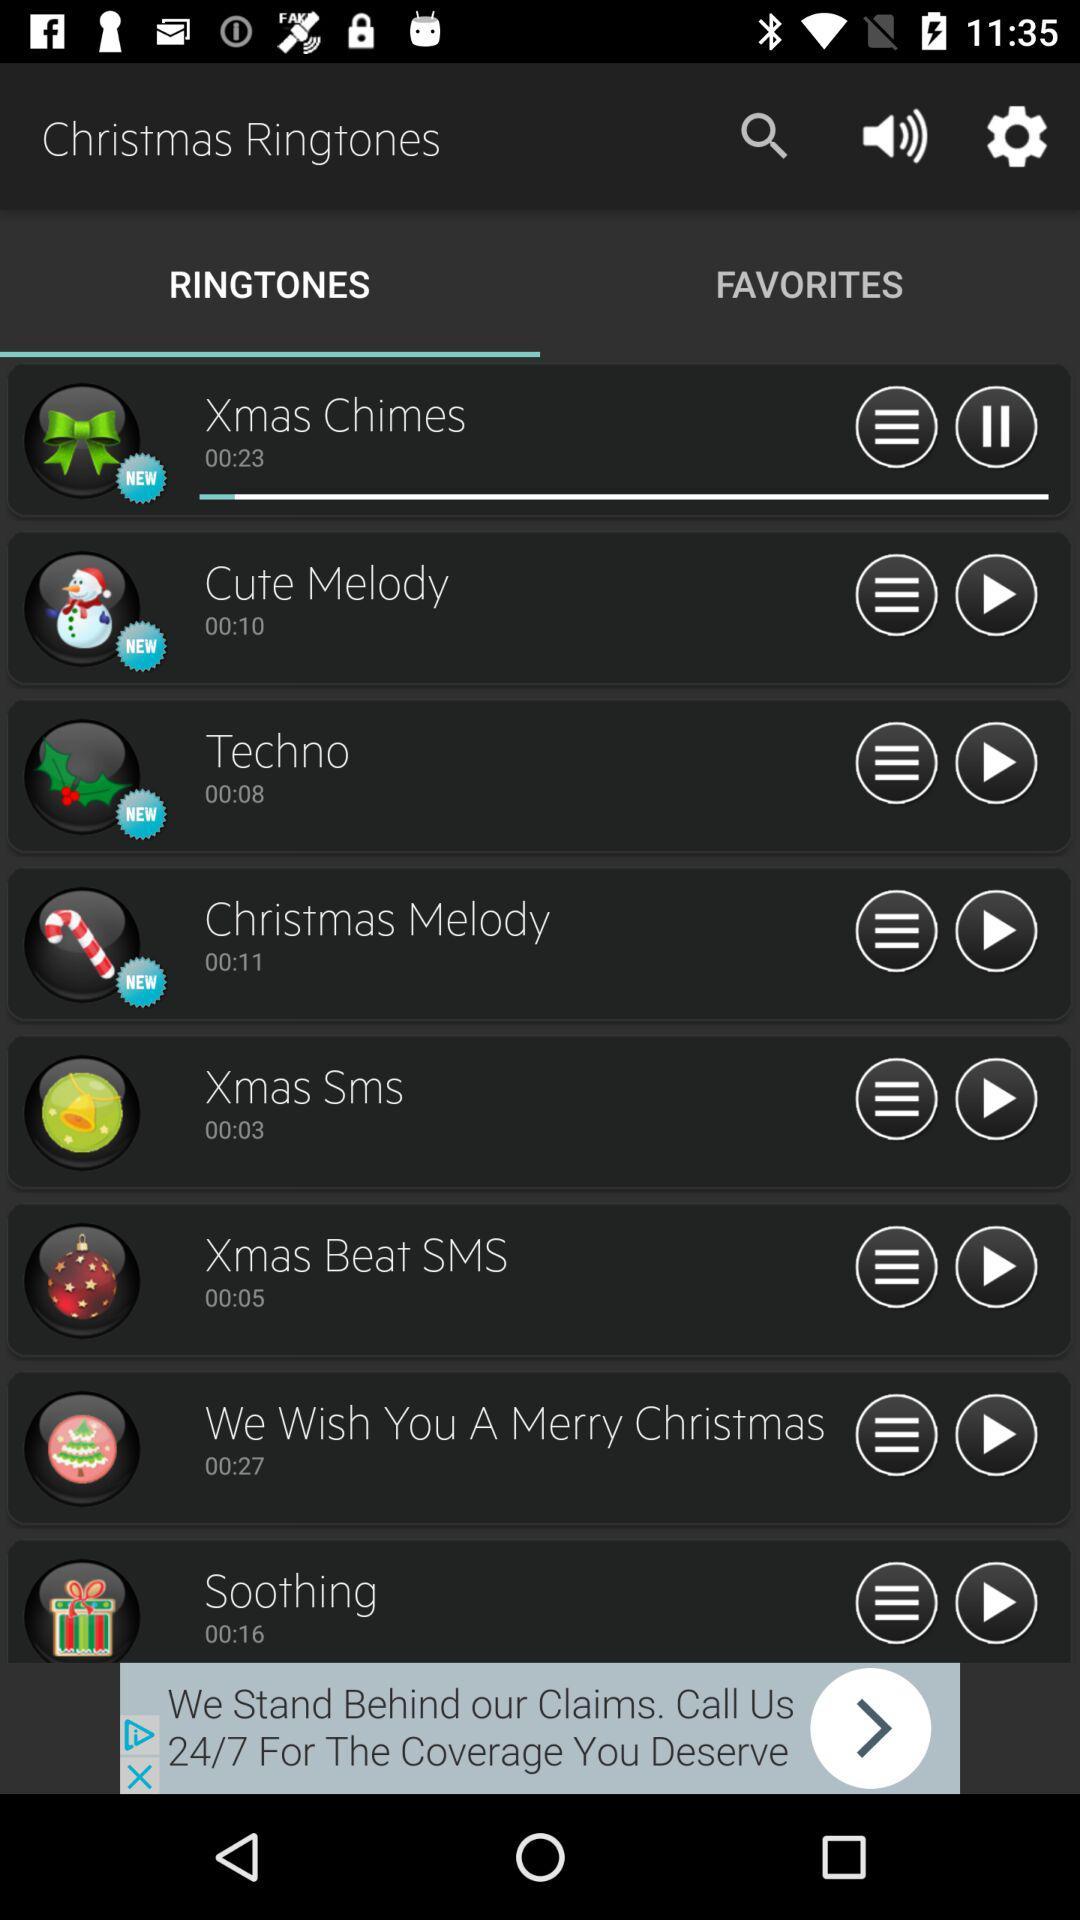 This screenshot has width=1080, height=1920. What do you see at coordinates (80, 608) in the screenshot?
I see `logo` at bounding box center [80, 608].